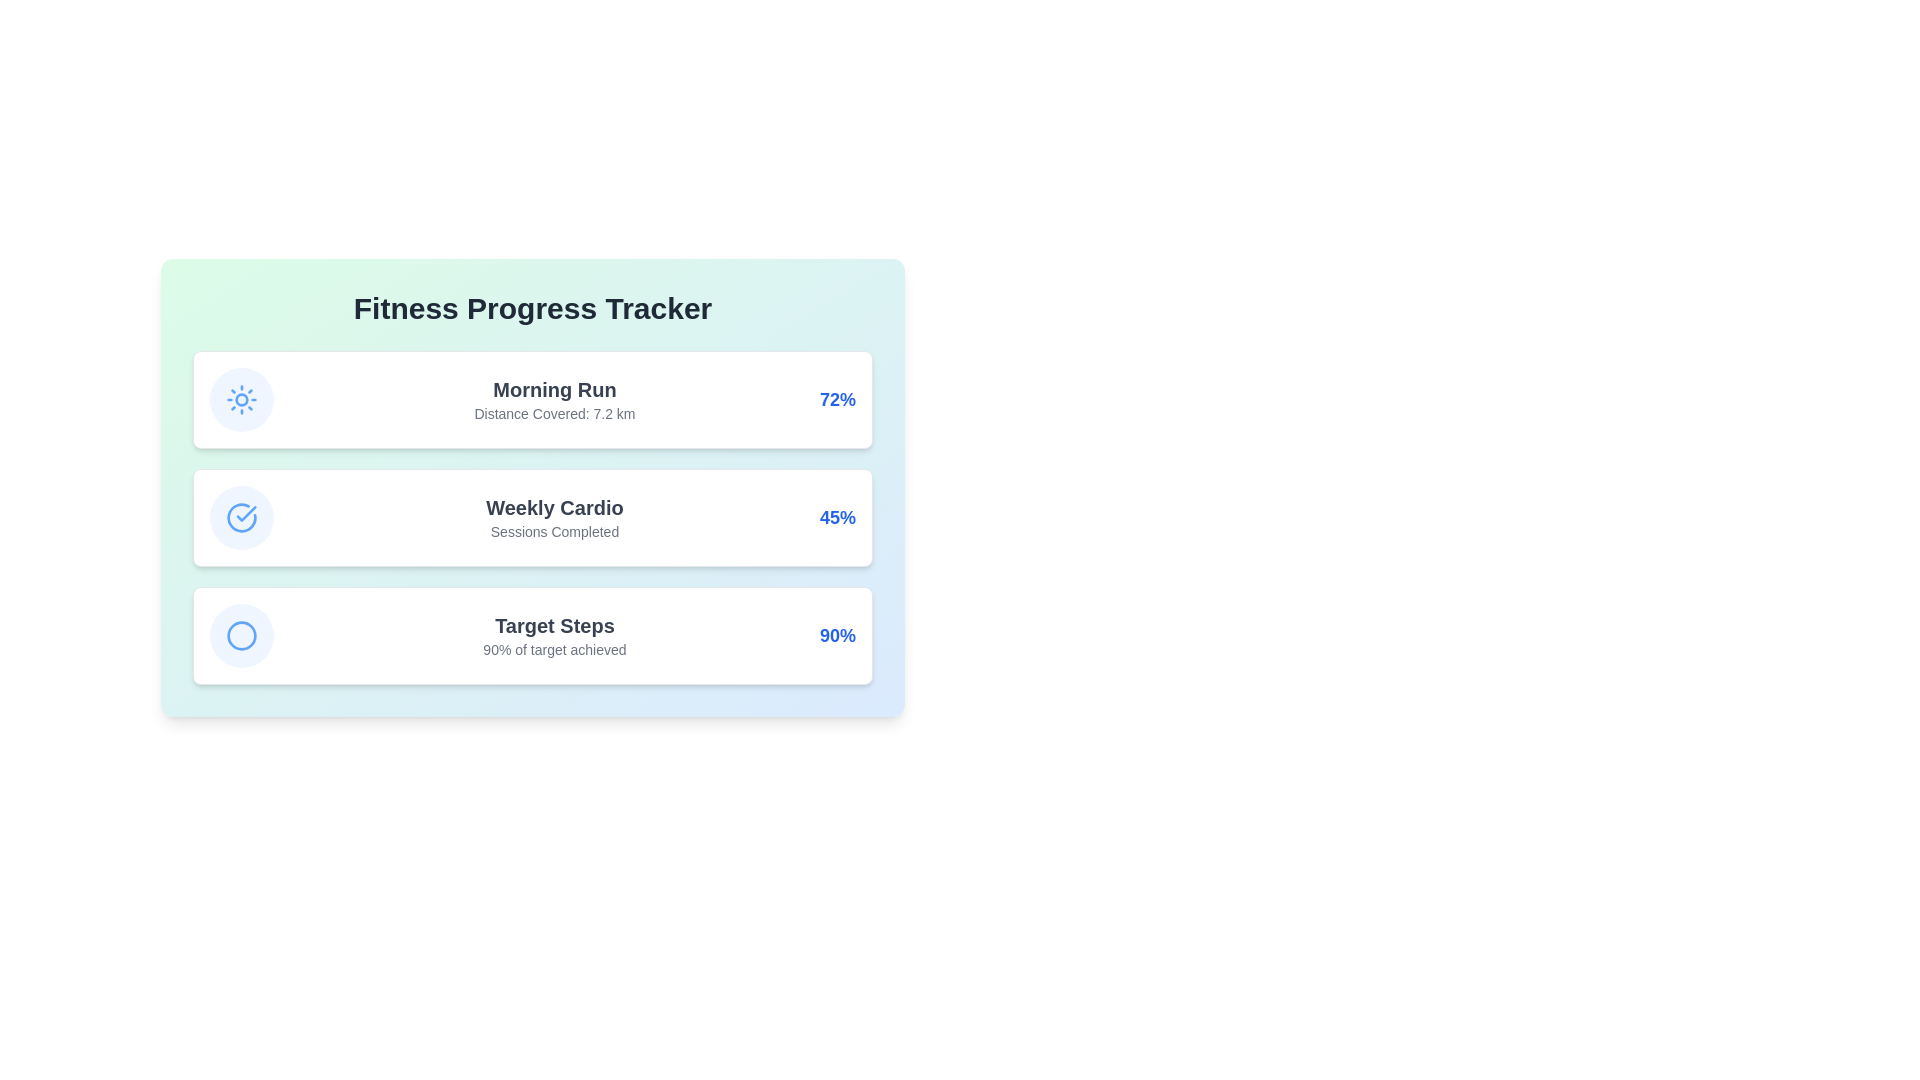 This screenshot has width=1920, height=1080. I want to click on the circular blue check mark icon located in the 'Weekly Cardio' row for informational purposes, so click(240, 516).